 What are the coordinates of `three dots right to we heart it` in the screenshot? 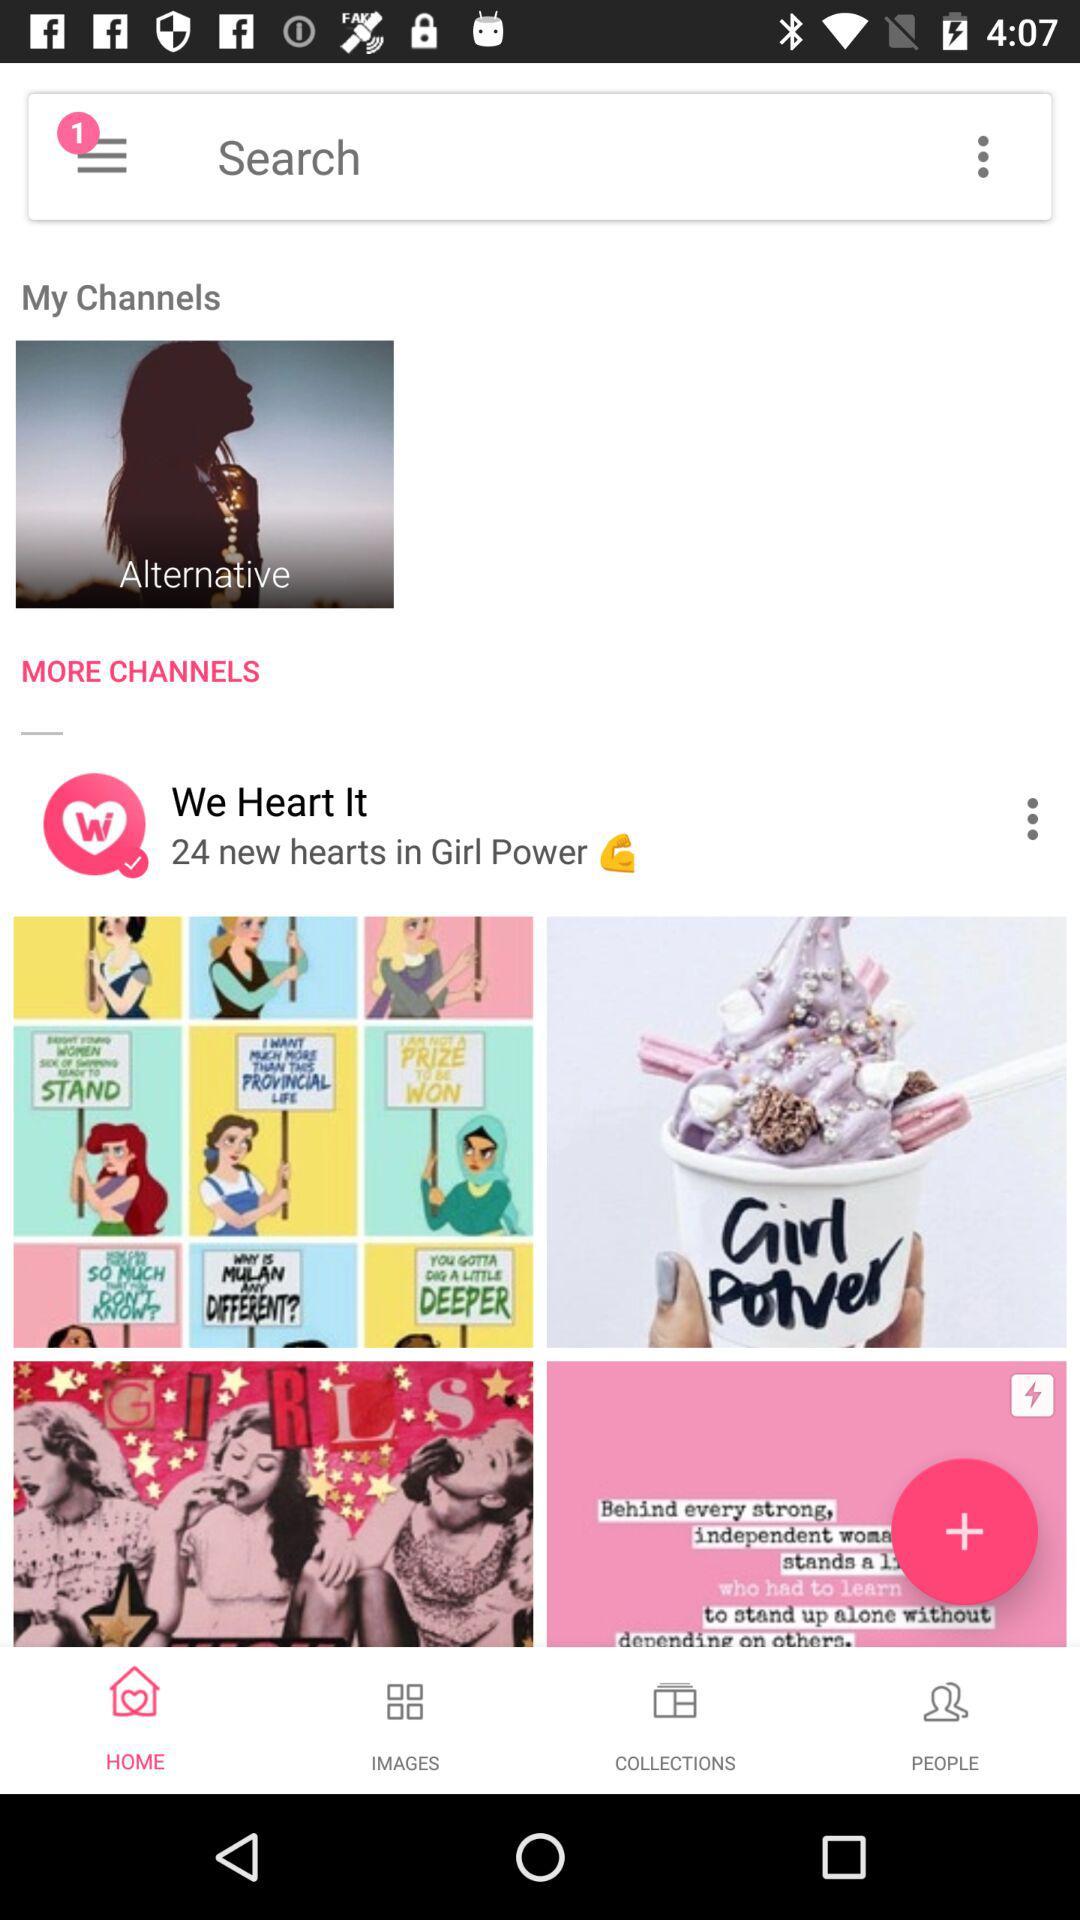 It's located at (1036, 819).